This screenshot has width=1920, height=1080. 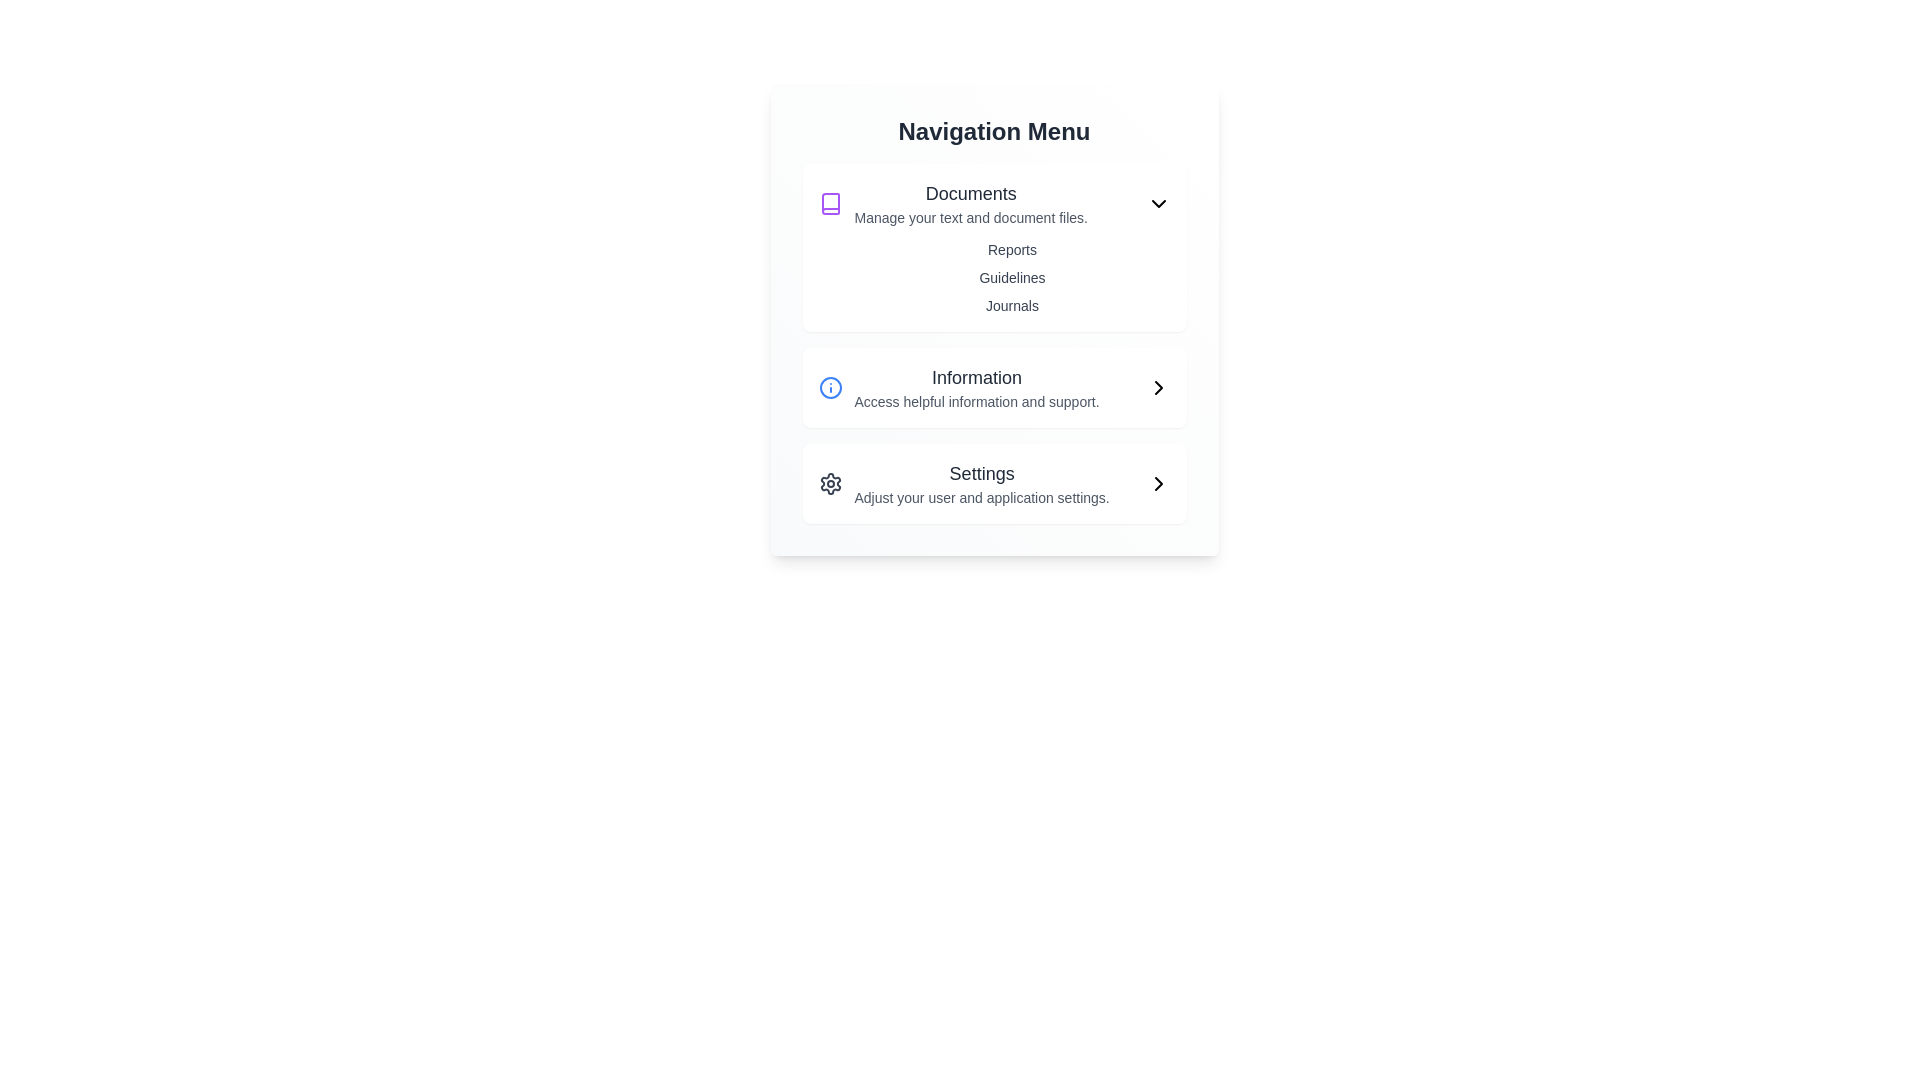 I want to click on the textual UI element that states 'Adjust your user and application settings.' located in the 'Settings' section of the navigation menu, so click(x=982, y=496).